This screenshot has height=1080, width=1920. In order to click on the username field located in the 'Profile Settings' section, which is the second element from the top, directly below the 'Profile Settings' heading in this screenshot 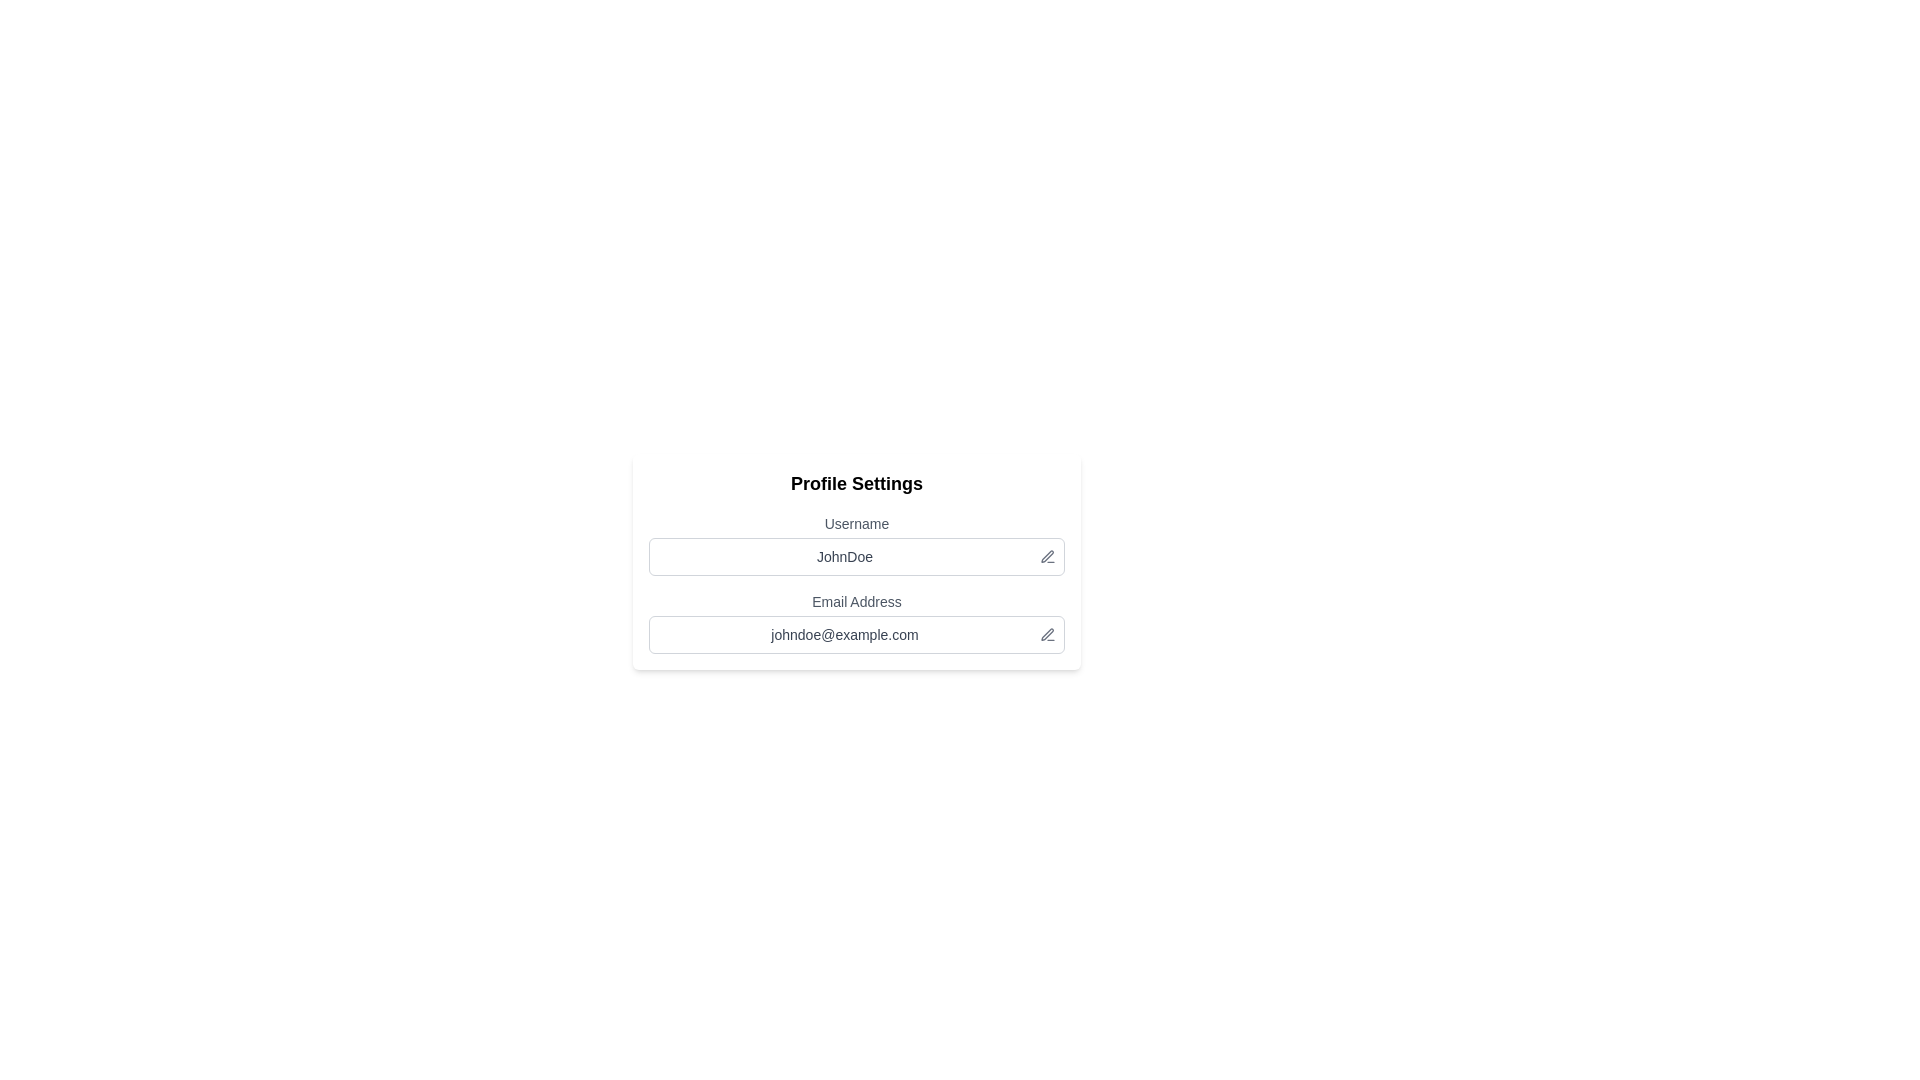, I will do `click(857, 544)`.